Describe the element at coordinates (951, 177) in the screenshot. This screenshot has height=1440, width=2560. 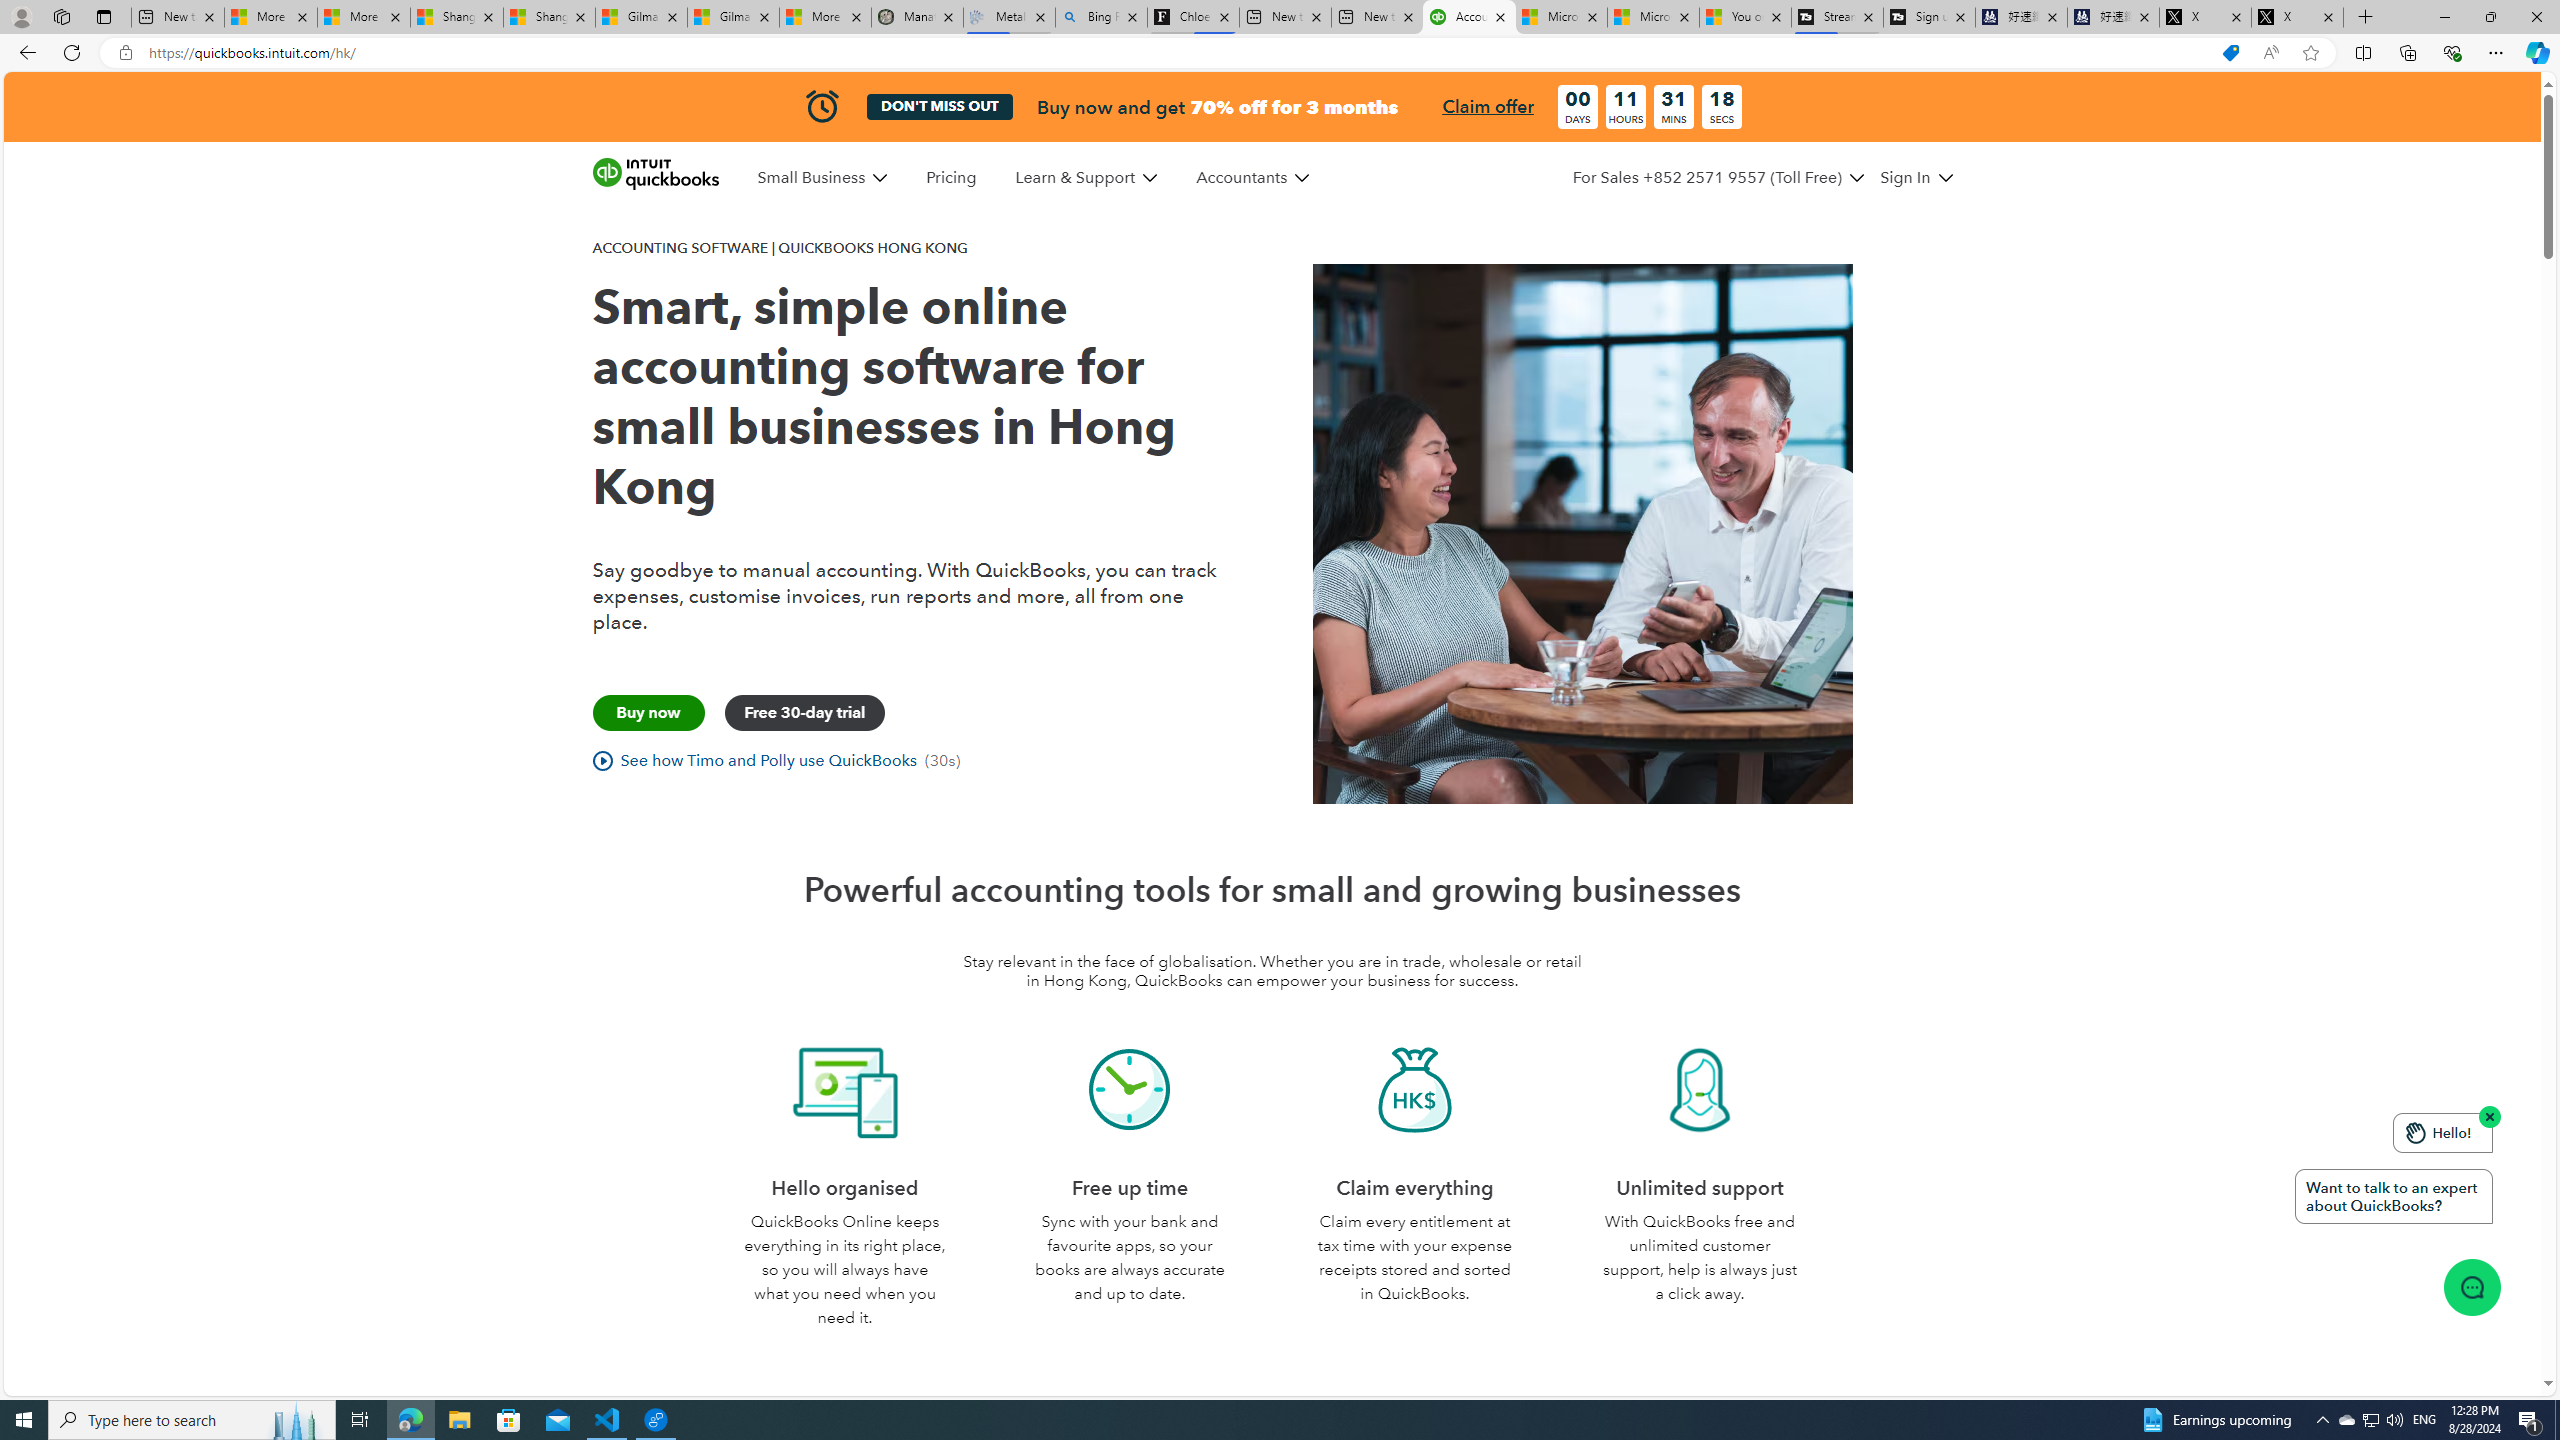
I see `'Pricing'` at that location.